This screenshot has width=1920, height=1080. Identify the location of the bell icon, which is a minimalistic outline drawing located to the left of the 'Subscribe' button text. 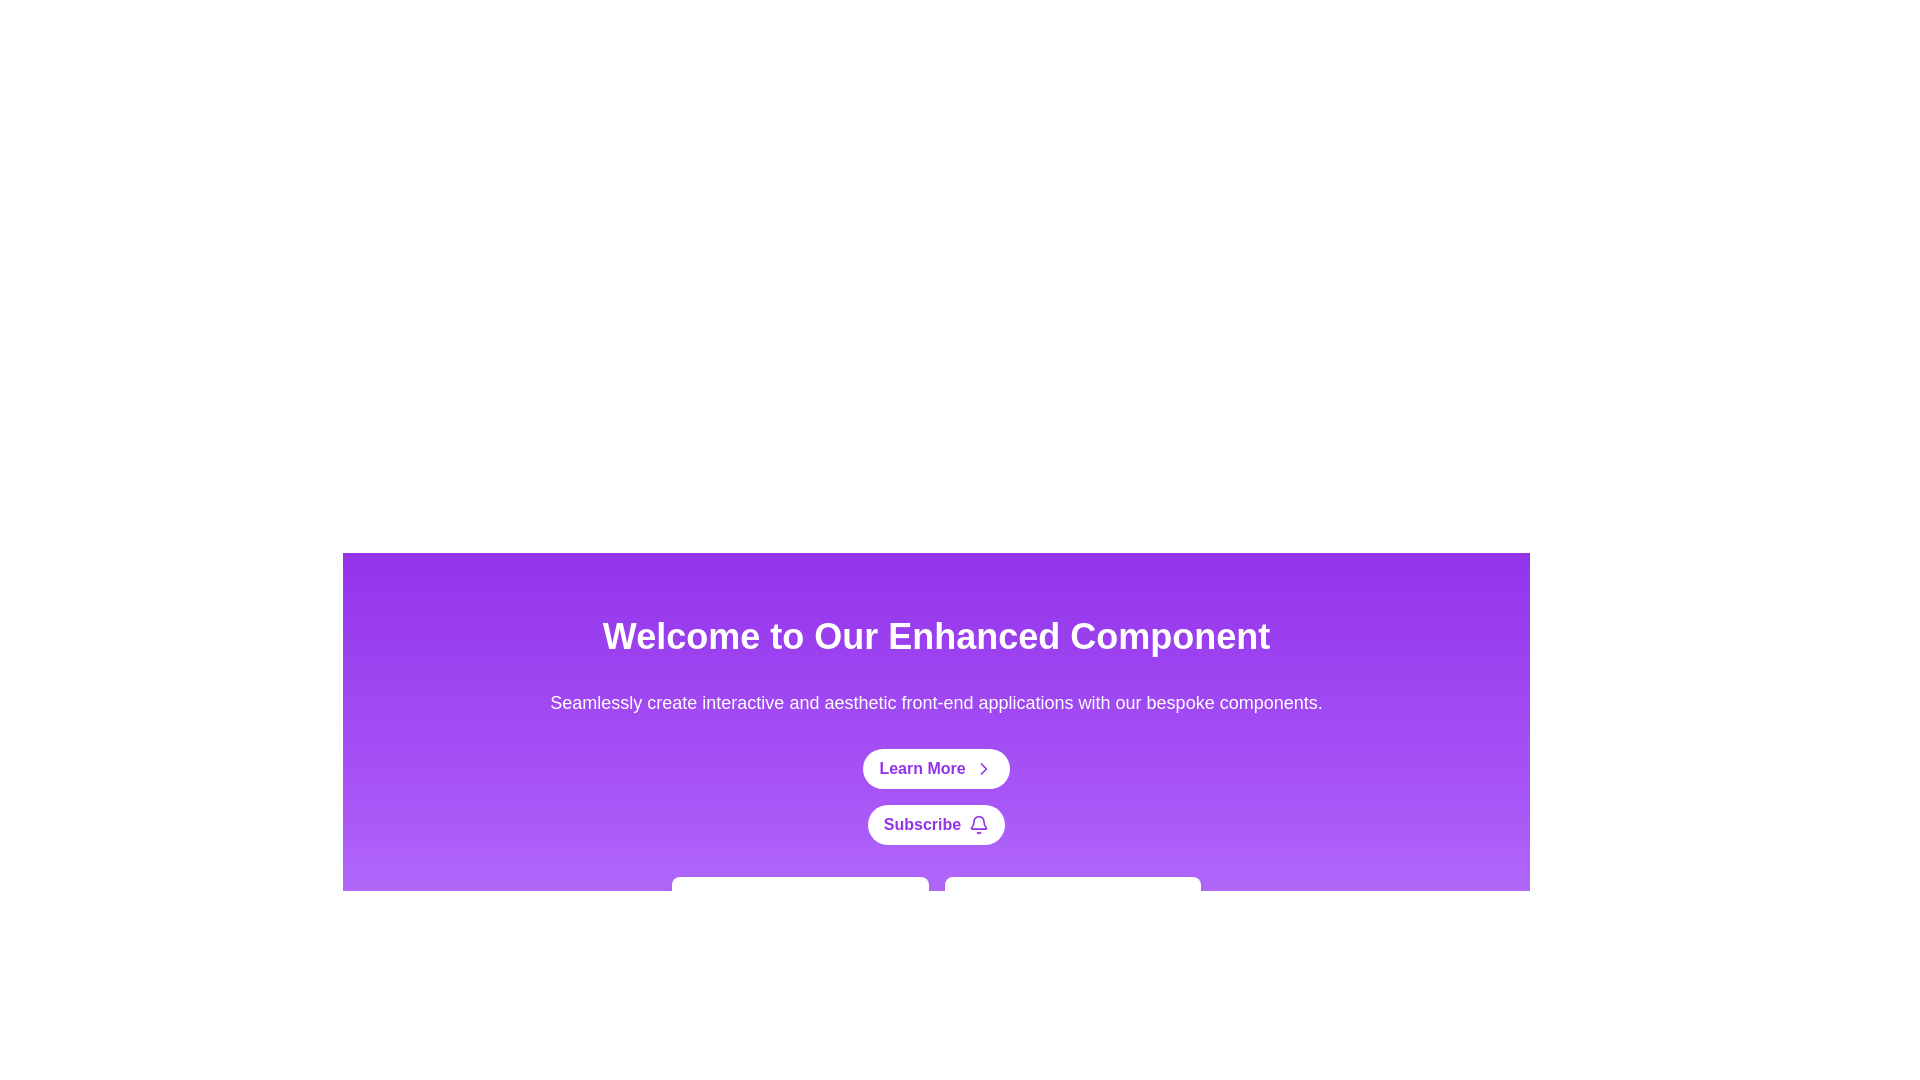
(979, 825).